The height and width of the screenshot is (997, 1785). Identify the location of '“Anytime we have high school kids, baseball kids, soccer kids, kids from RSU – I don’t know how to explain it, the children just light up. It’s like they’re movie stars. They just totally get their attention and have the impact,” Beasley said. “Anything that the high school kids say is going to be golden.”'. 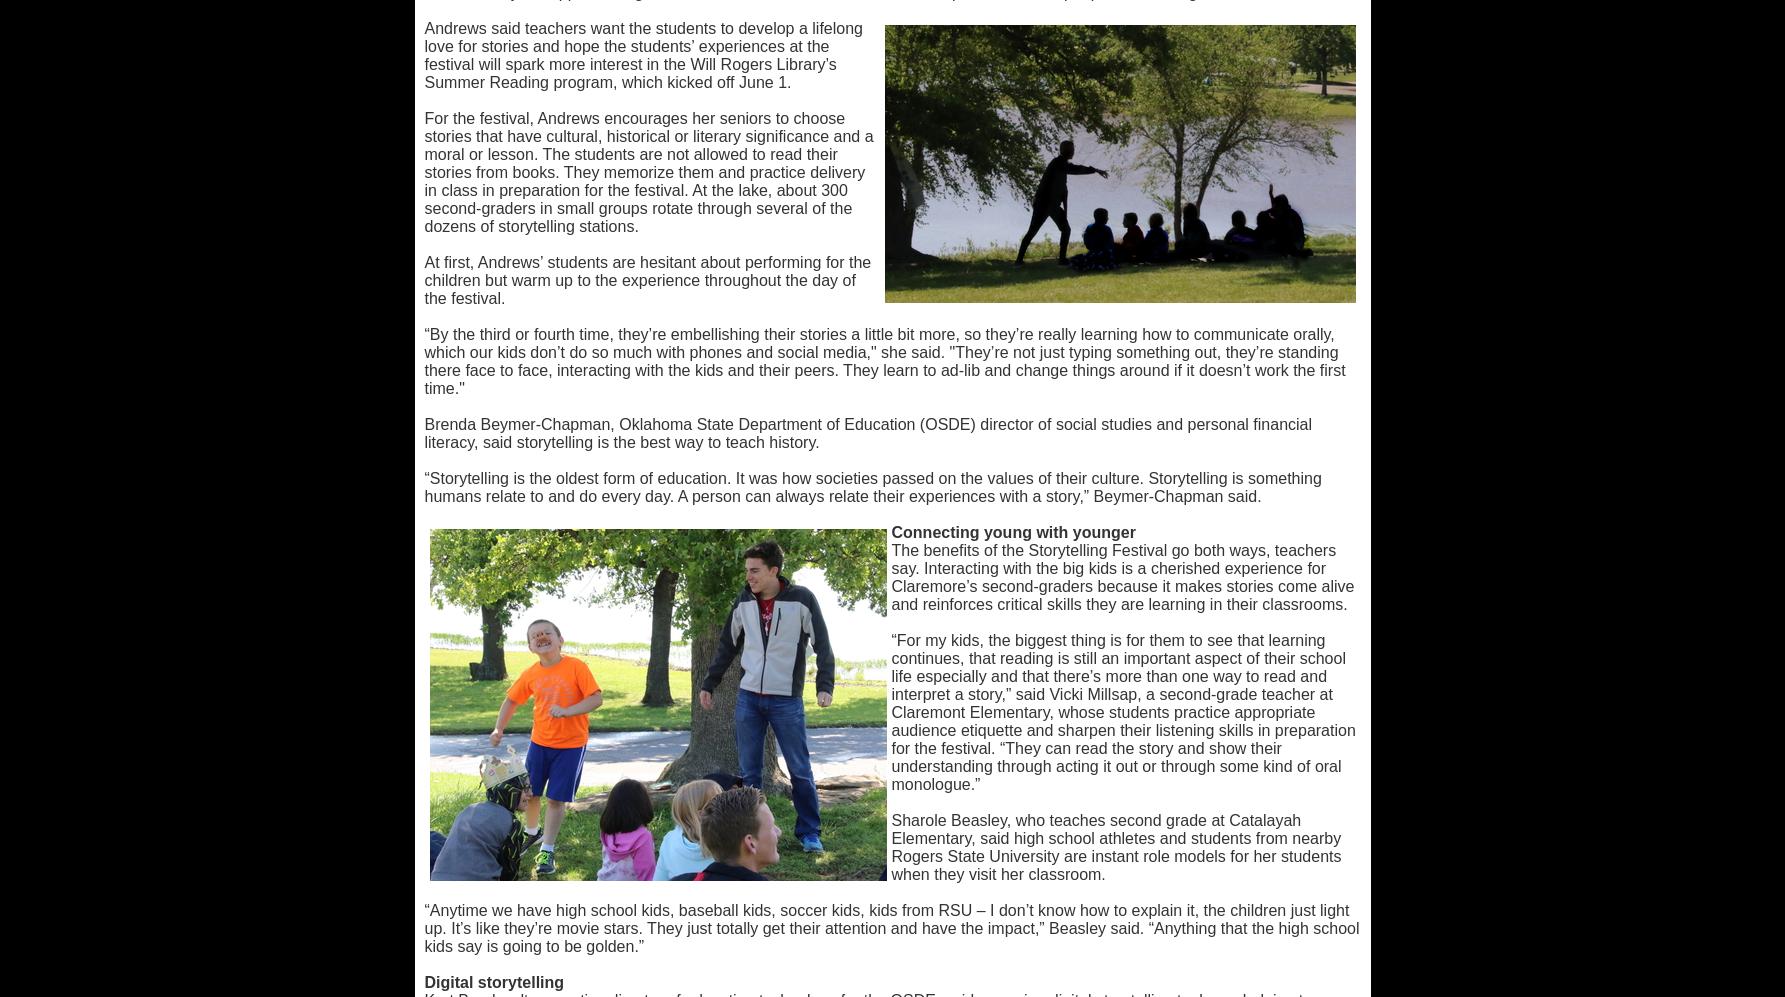
(891, 928).